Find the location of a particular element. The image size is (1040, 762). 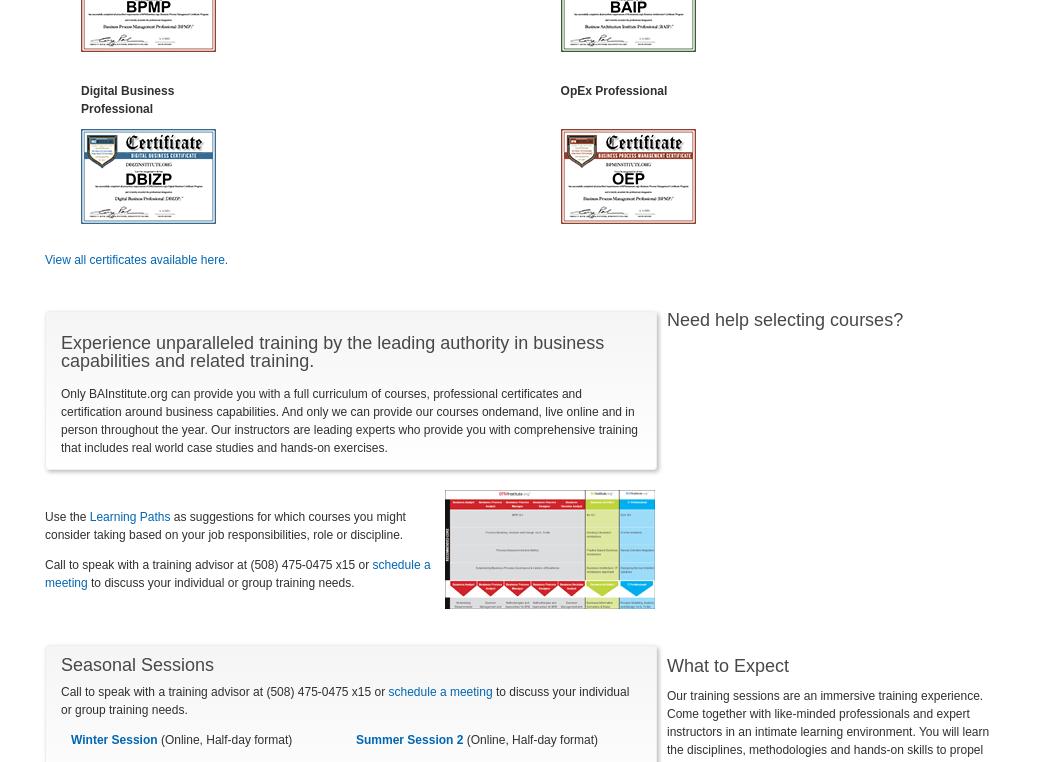

'Digital Business' is located at coordinates (126, 89).